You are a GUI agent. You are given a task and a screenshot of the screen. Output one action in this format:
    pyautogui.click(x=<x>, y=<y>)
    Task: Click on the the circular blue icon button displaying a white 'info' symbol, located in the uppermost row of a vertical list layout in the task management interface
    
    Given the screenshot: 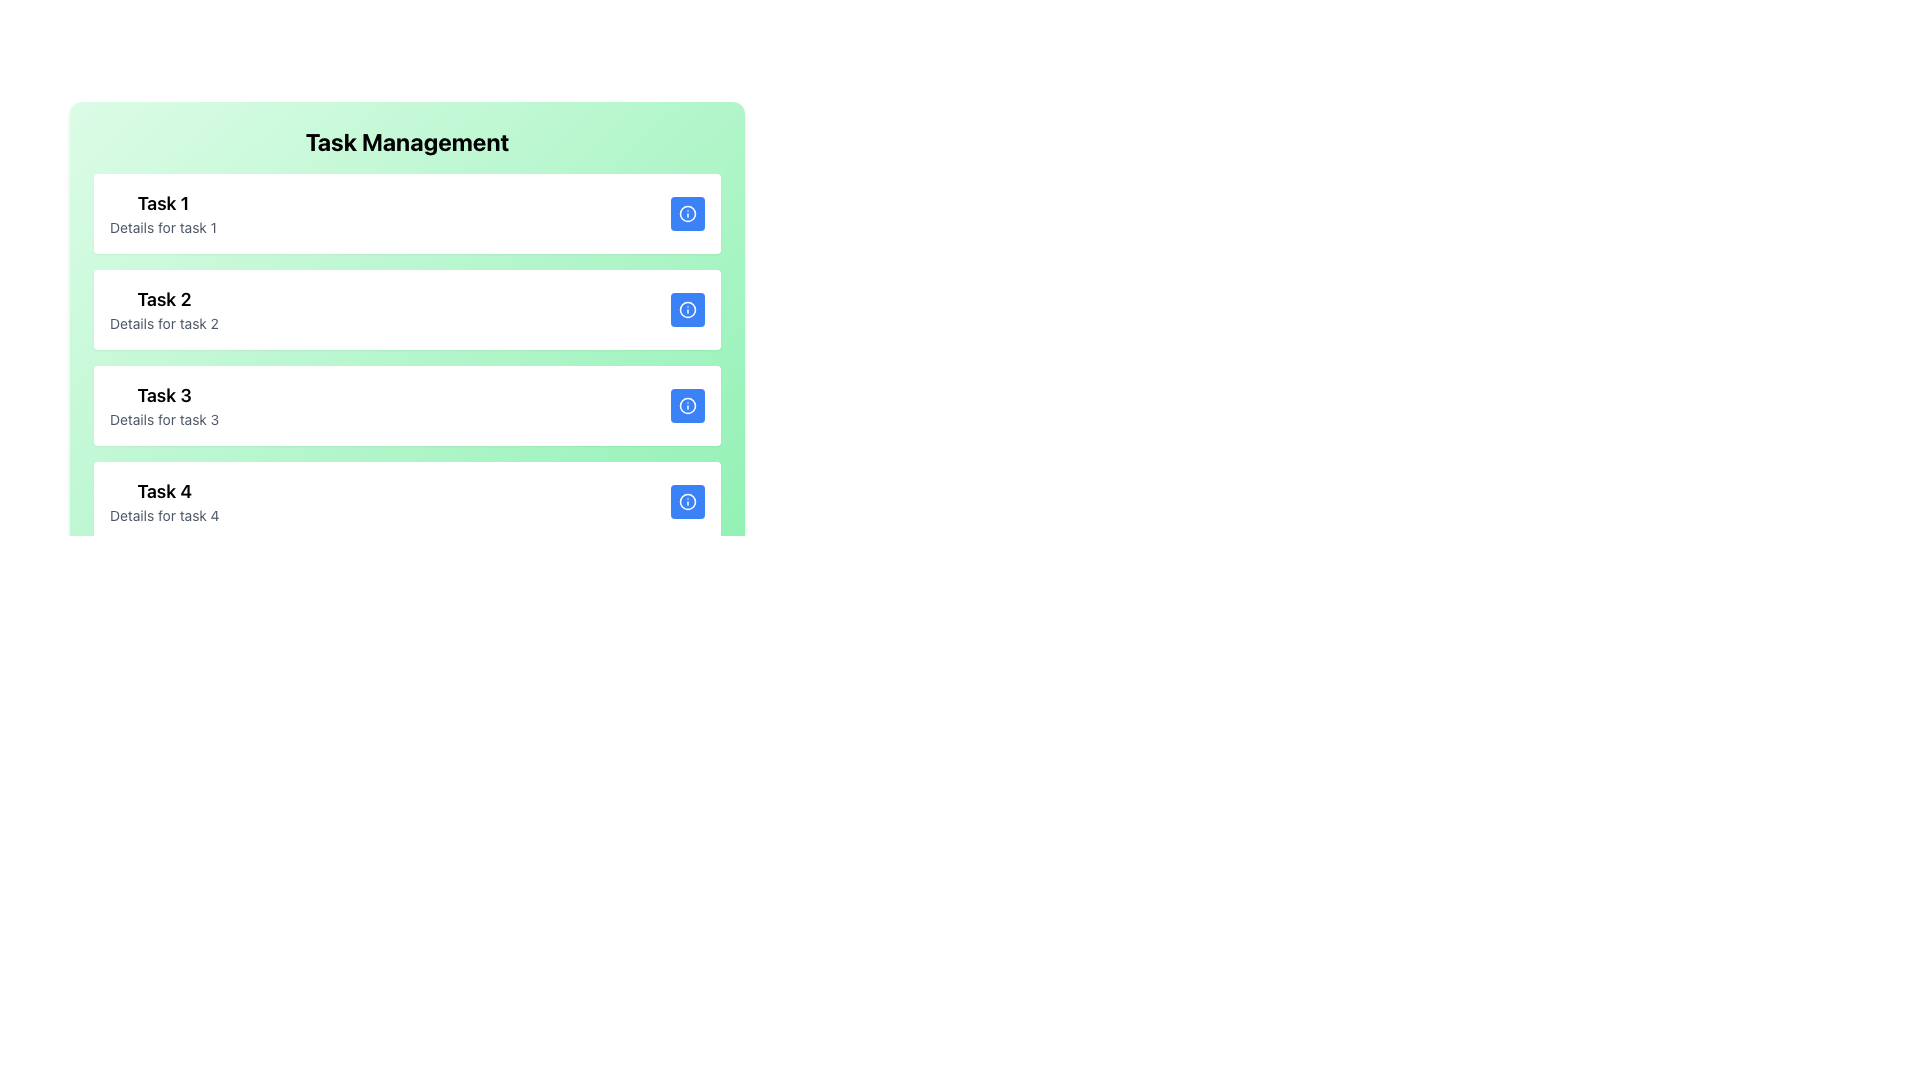 What is the action you would take?
    pyautogui.click(x=687, y=213)
    